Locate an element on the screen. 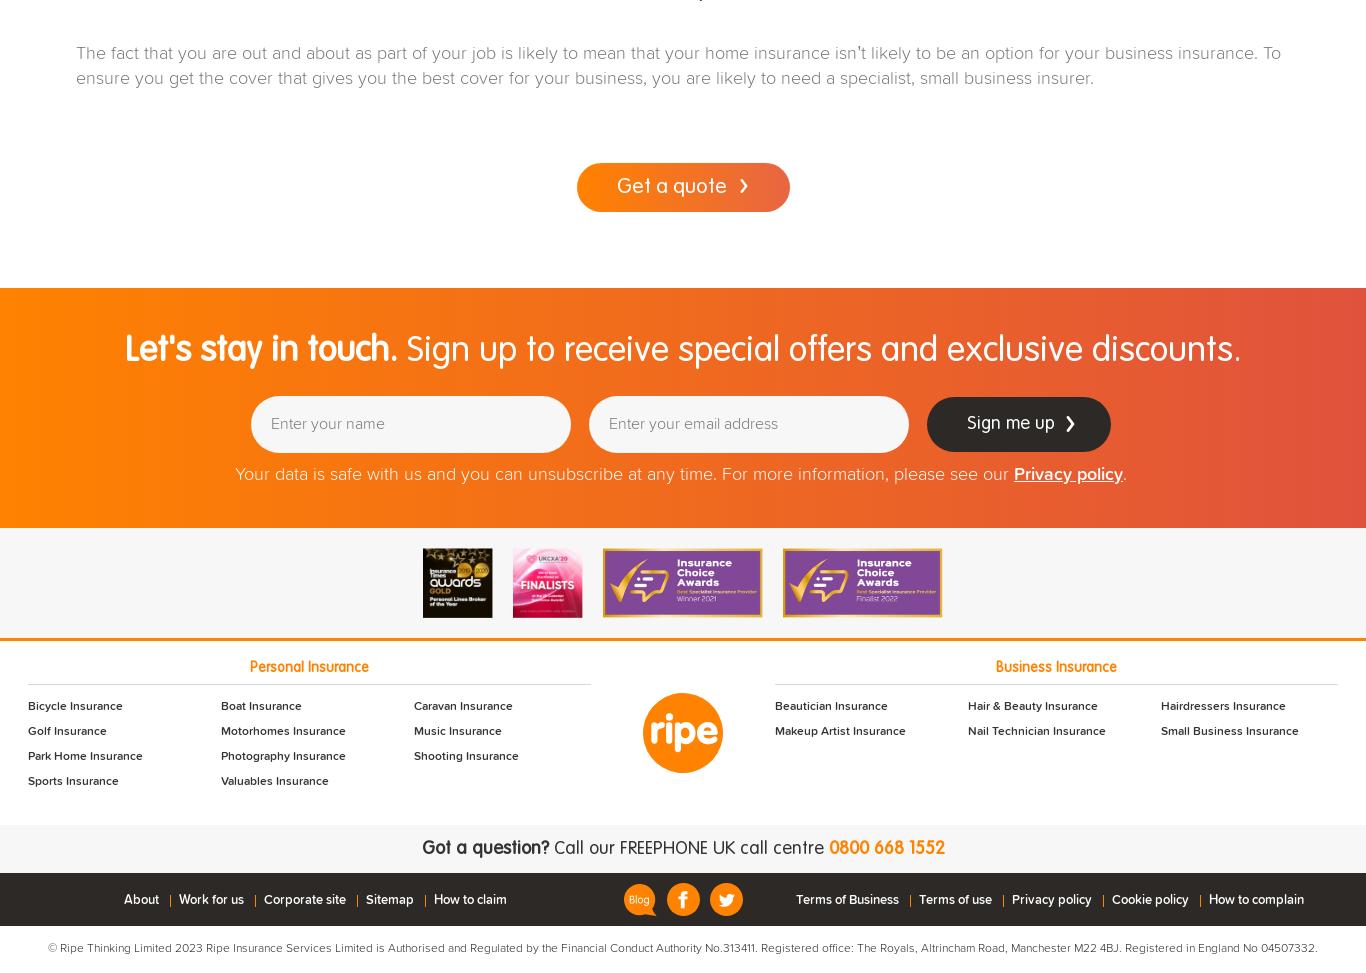 Image resolution: width=1366 pixels, height=973 pixels. '© Ripe Thinking Limited 2023 Ripe Insurance Services Limited is Authorised and Regulated by the Financial Conduct Authority No.313411. Registered office: The Royals, Altrincham Road, Manchester M22 4BJ. Registered in England No 04507332.' is located at coordinates (683, 947).